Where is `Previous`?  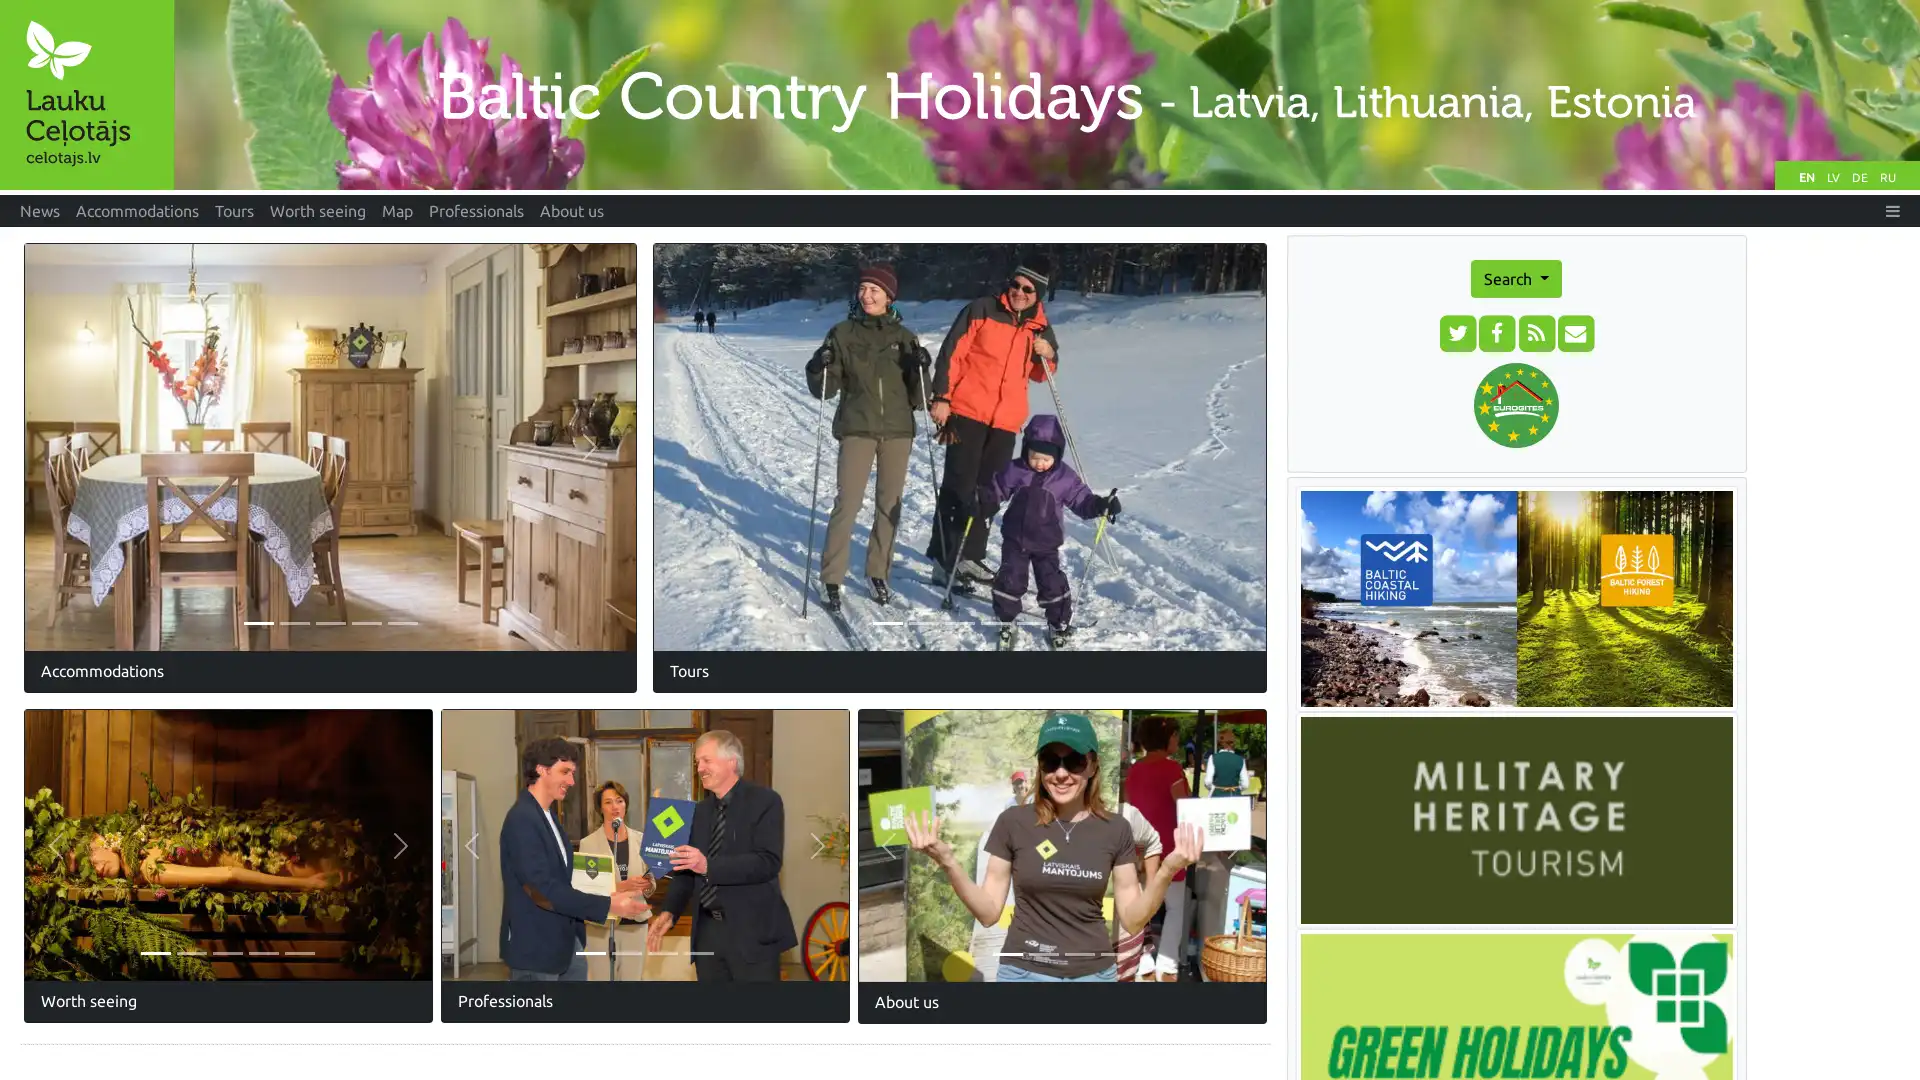 Previous is located at coordinates (55, 845).